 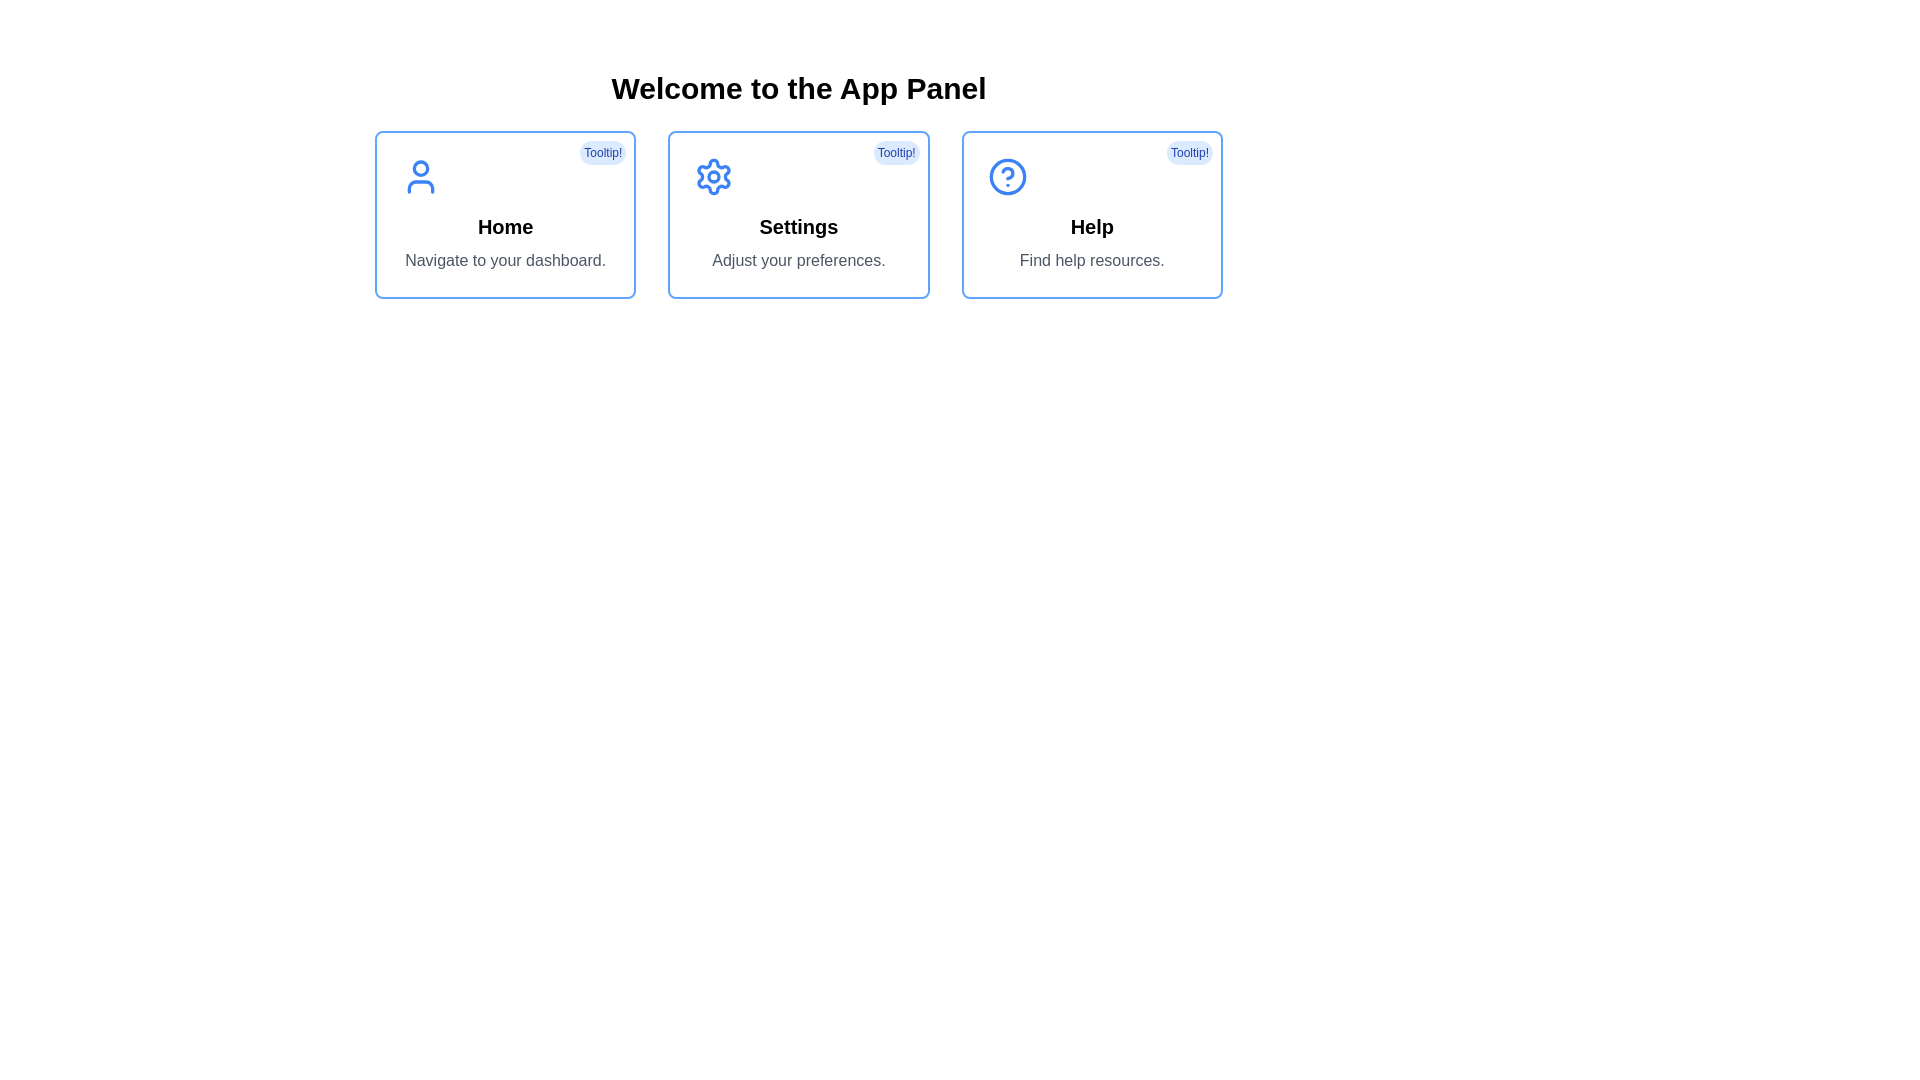 I want to click on the cog-shaped settings icon located centrally within the 'Settings' card, which features a blue outline and a circular void at its center, so click(x=714, y=176).